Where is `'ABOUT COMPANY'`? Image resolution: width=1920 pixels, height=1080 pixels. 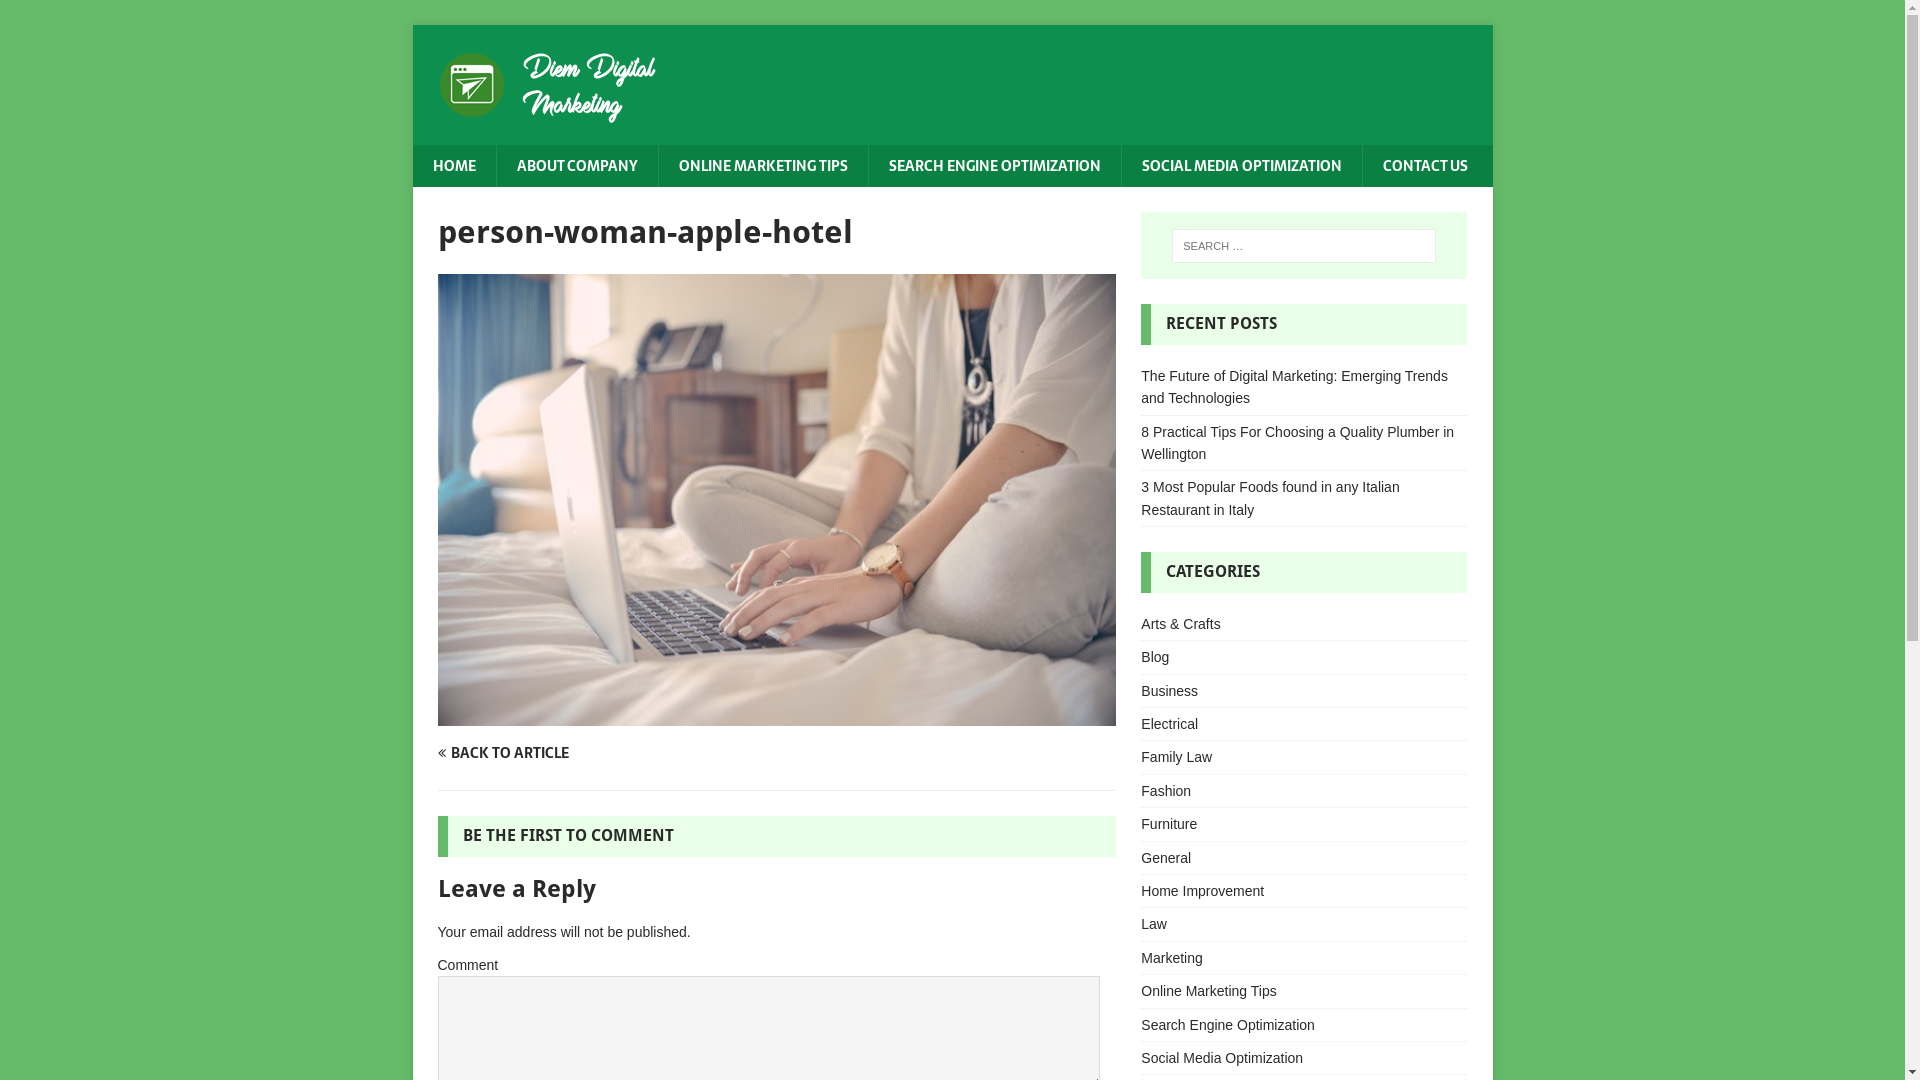
'ABOUT COMPANY' is located at coordinates (575, 164).